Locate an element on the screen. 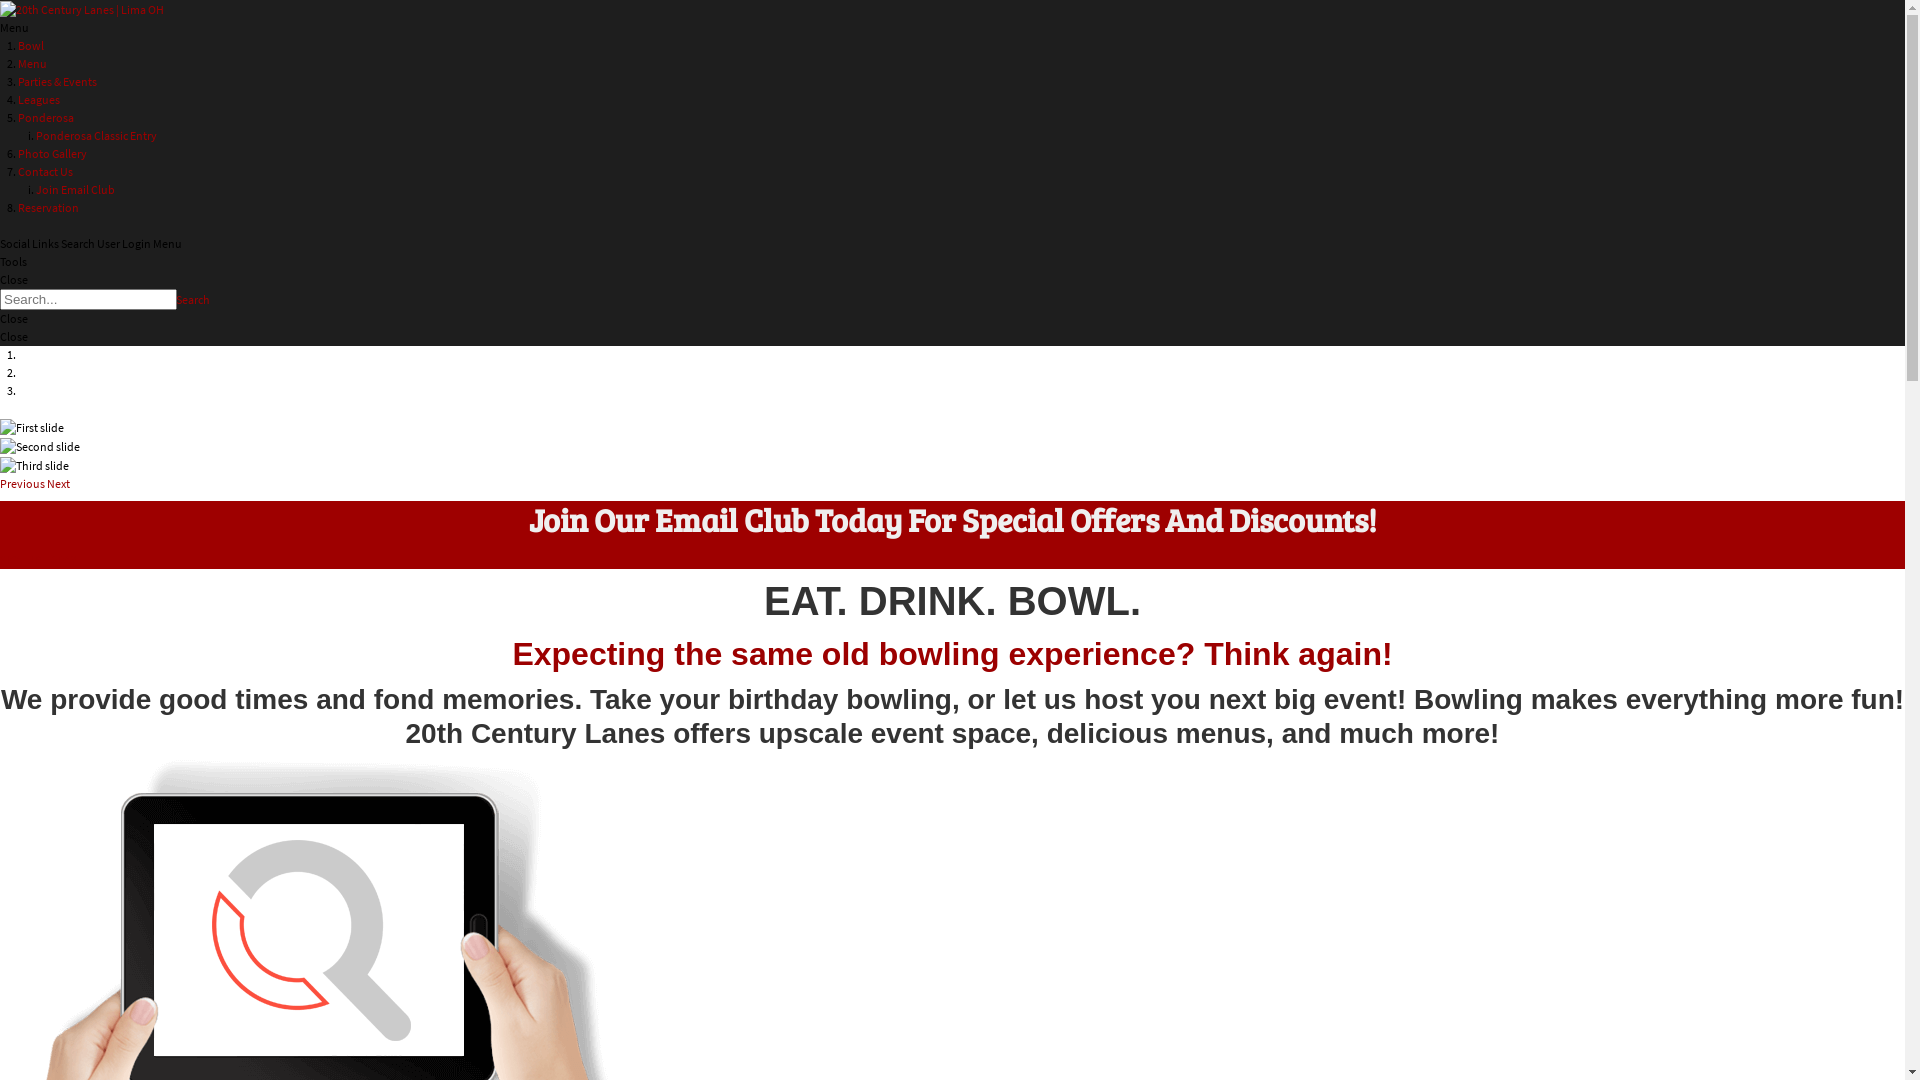 The image size is (1920, 1080). 'Join Email Club' is located at coordinates (75, 189).